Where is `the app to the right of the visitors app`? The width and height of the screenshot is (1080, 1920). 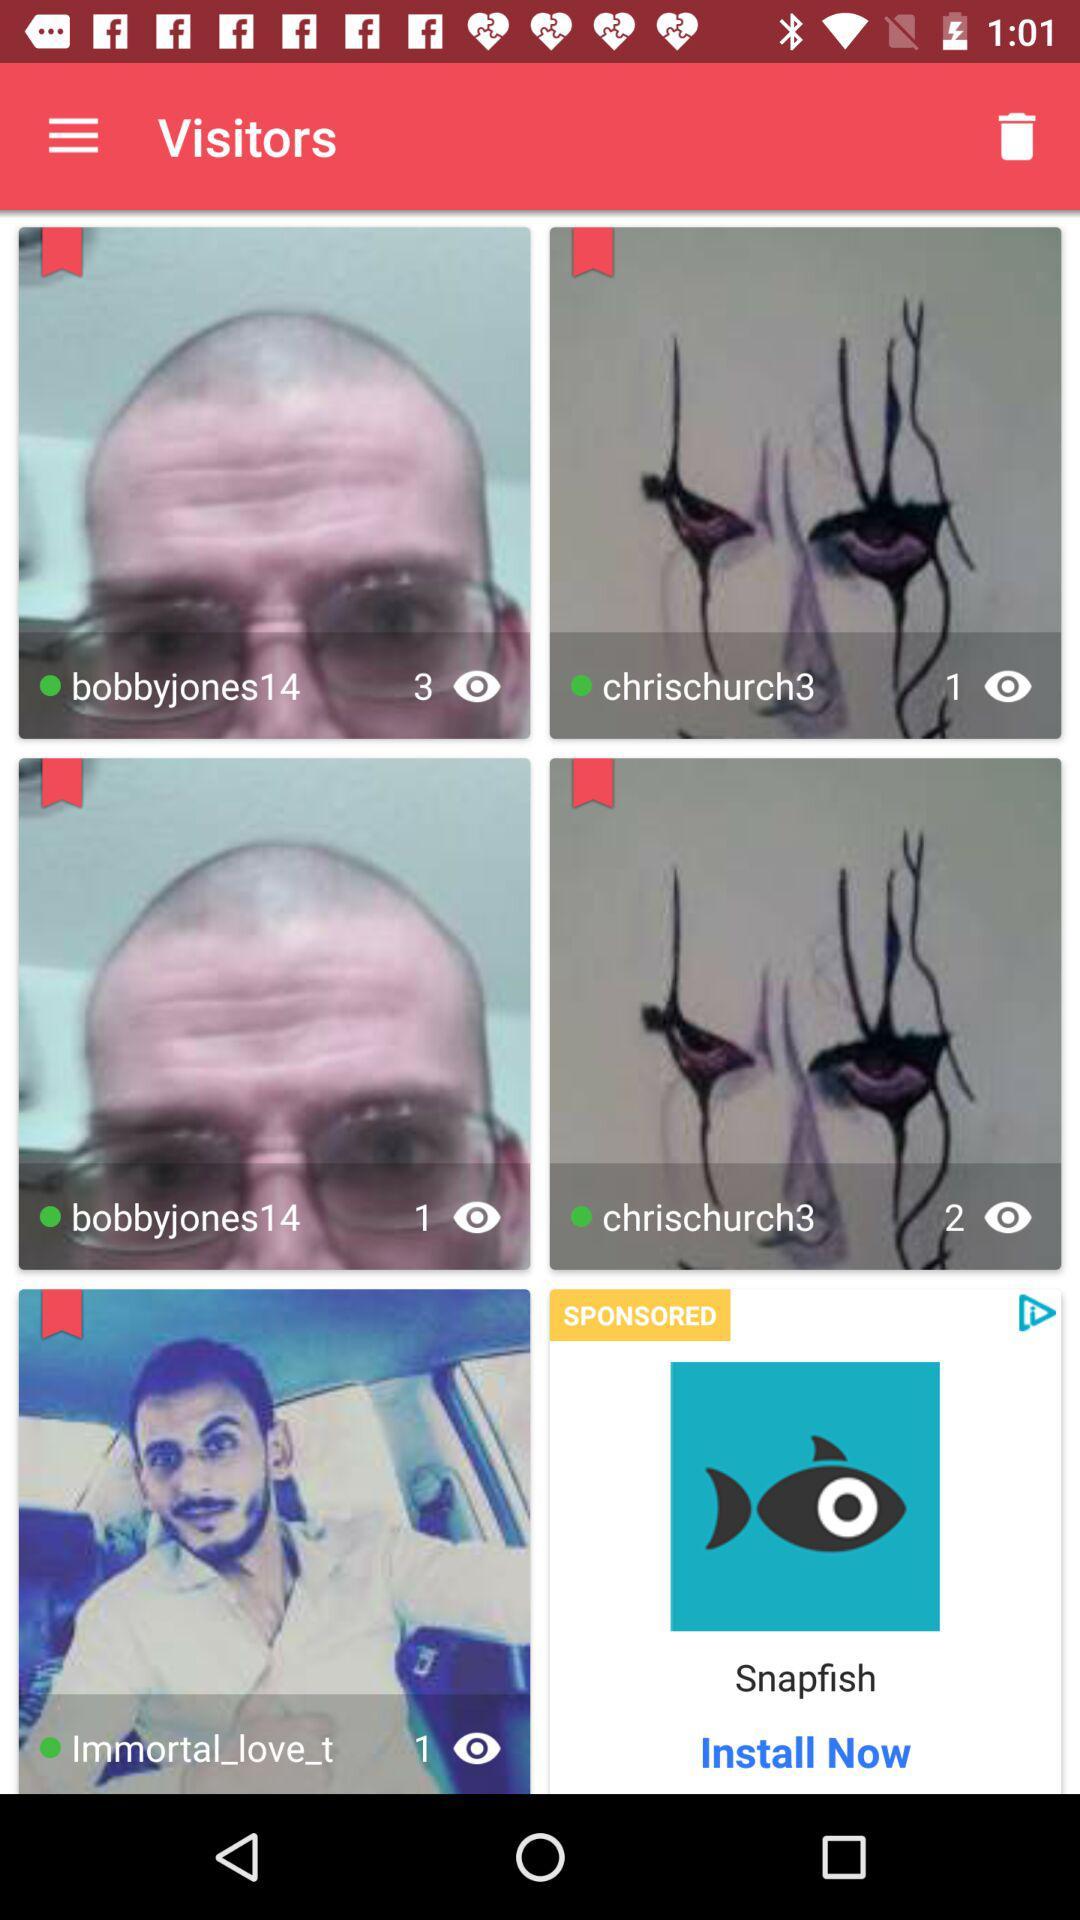
the app to the right of the visitors app is located at coordinates (1017, 135).